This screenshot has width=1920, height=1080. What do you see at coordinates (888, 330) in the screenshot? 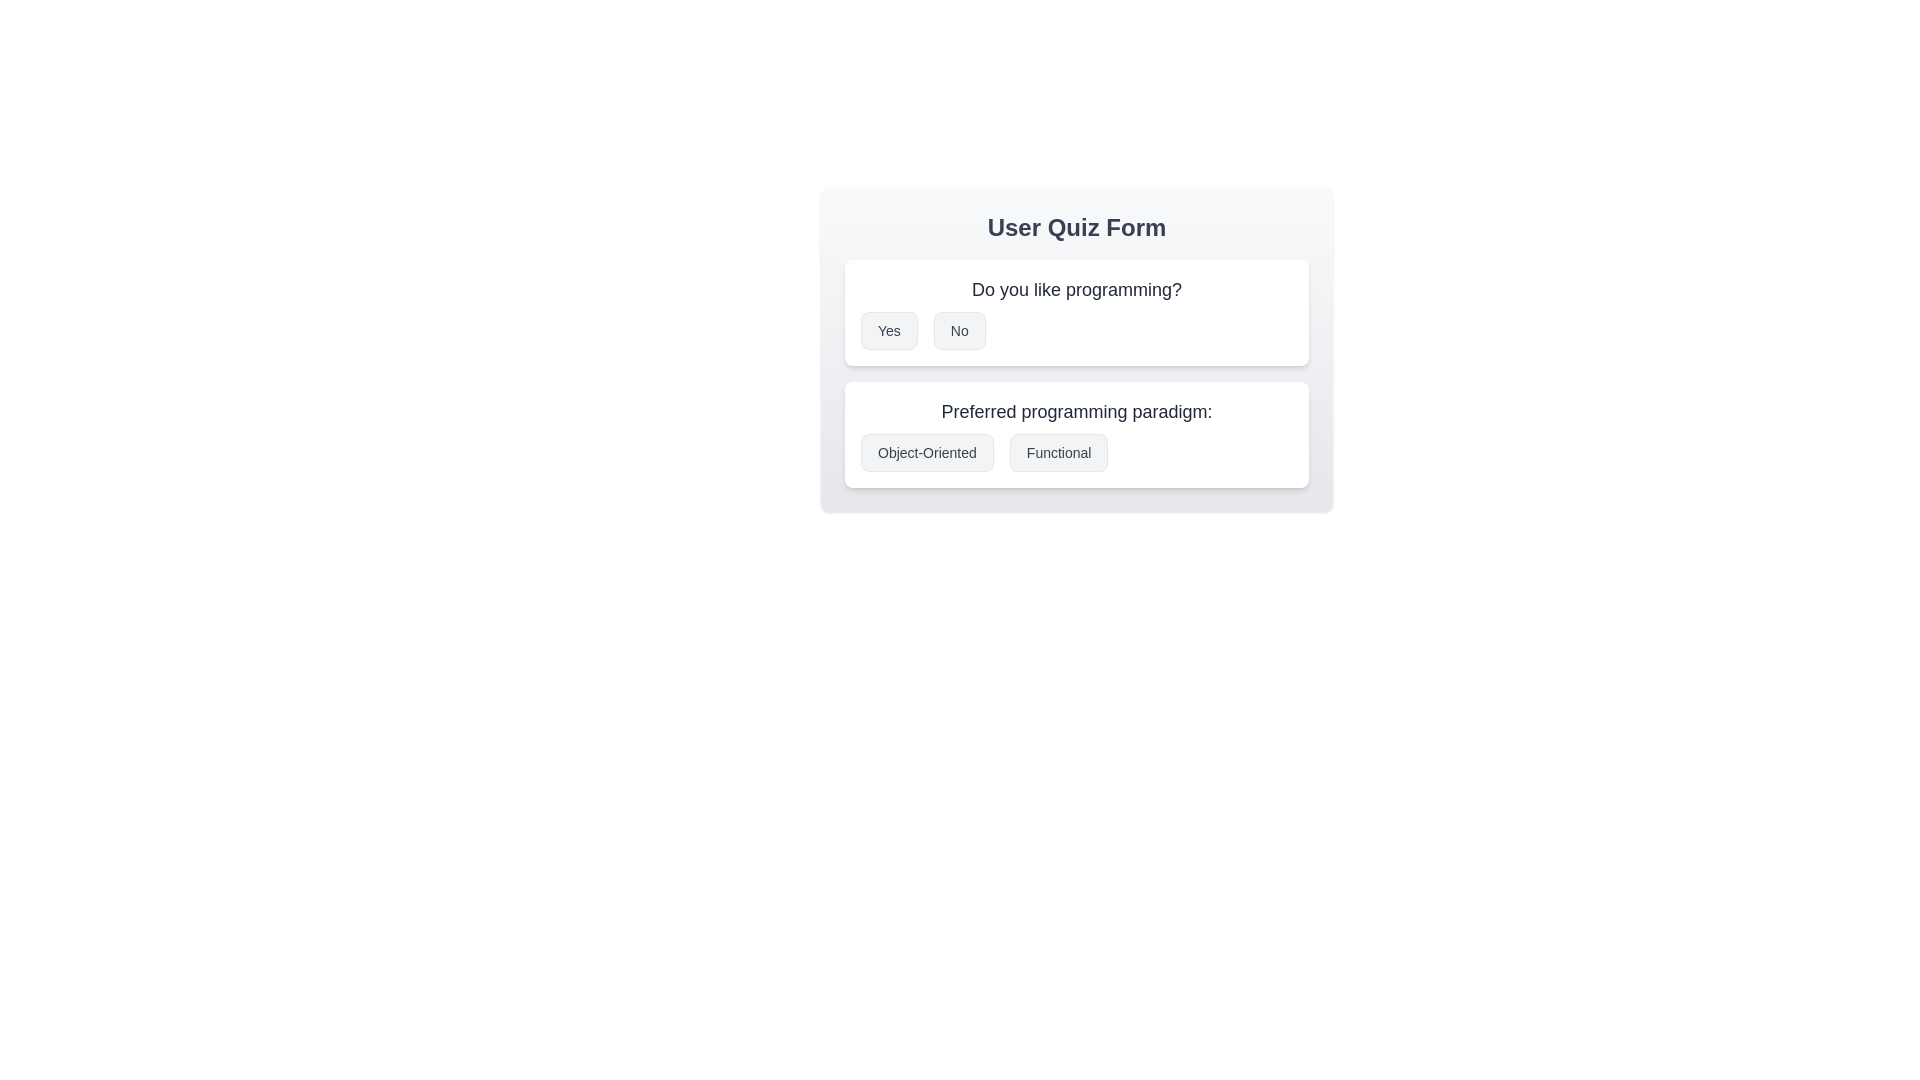
I see `the 'Yes' button that indicates a positive response to the question 'Do you like programming?'` at bounding box center [888, 330].